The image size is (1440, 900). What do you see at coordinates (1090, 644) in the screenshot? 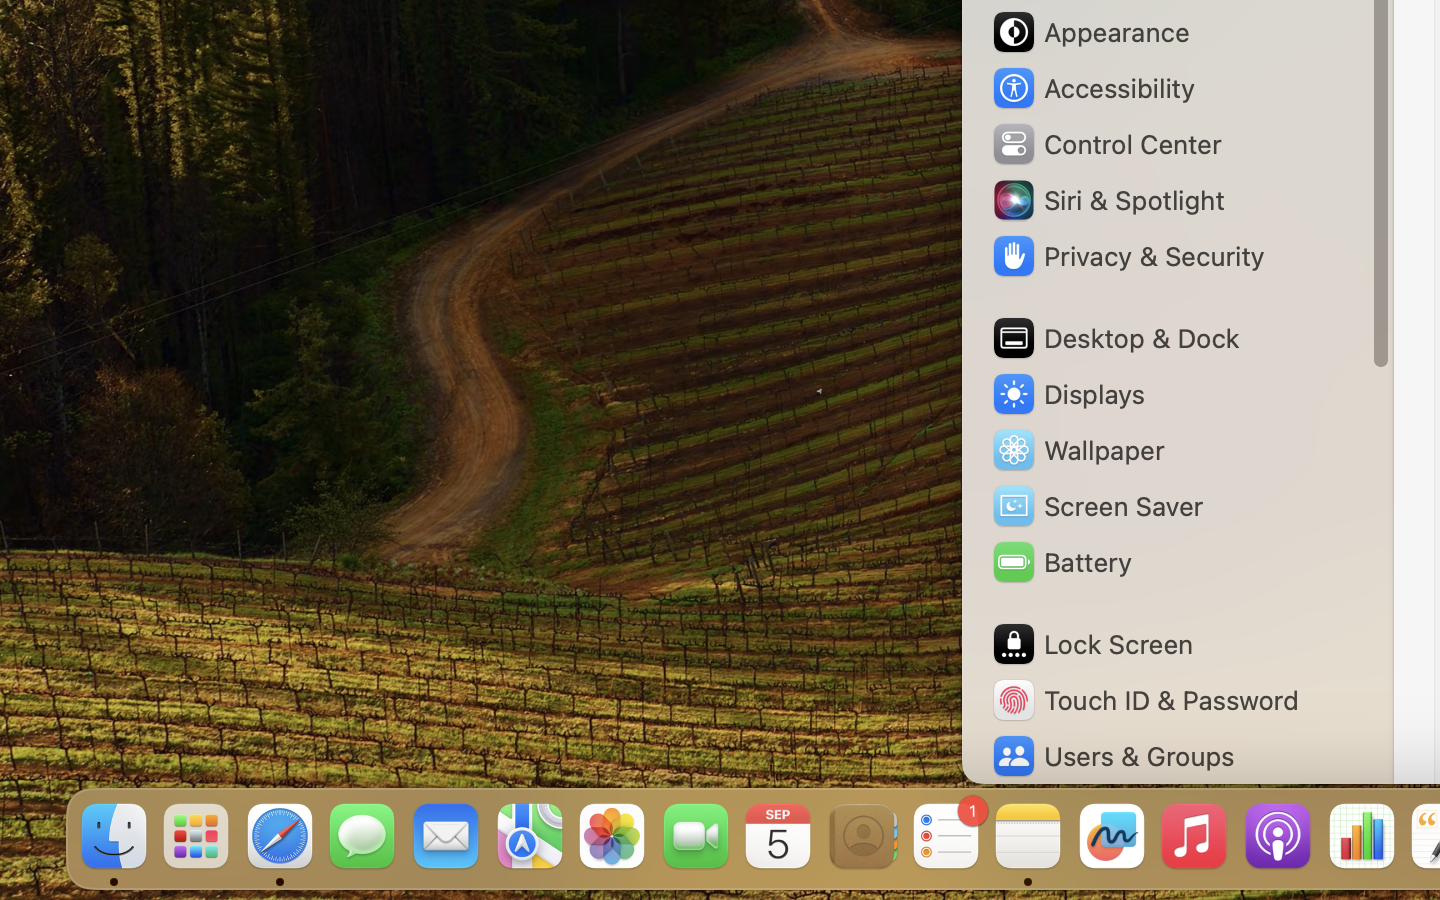
I see `'Lock Screen'` at bounding box center [1090, 644].